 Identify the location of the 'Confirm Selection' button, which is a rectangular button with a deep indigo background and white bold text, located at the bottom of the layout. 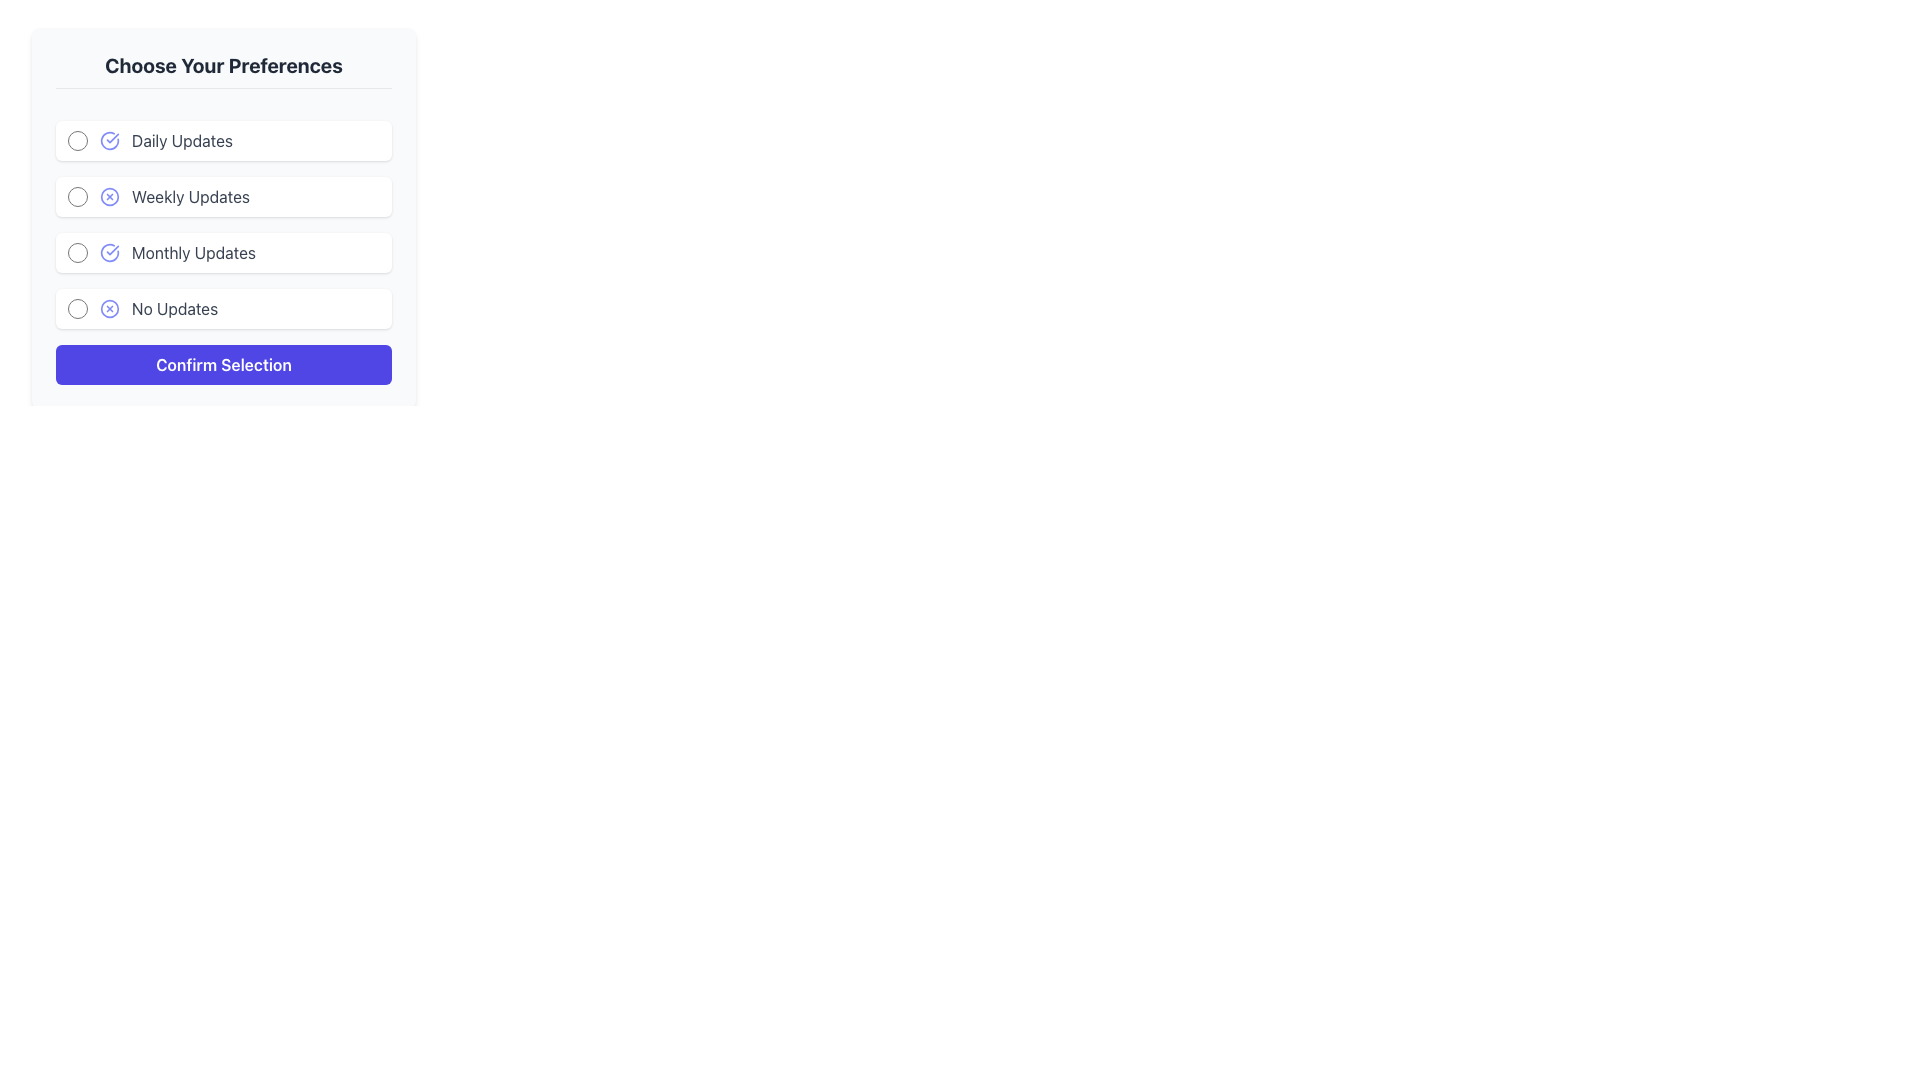
(224, 365).